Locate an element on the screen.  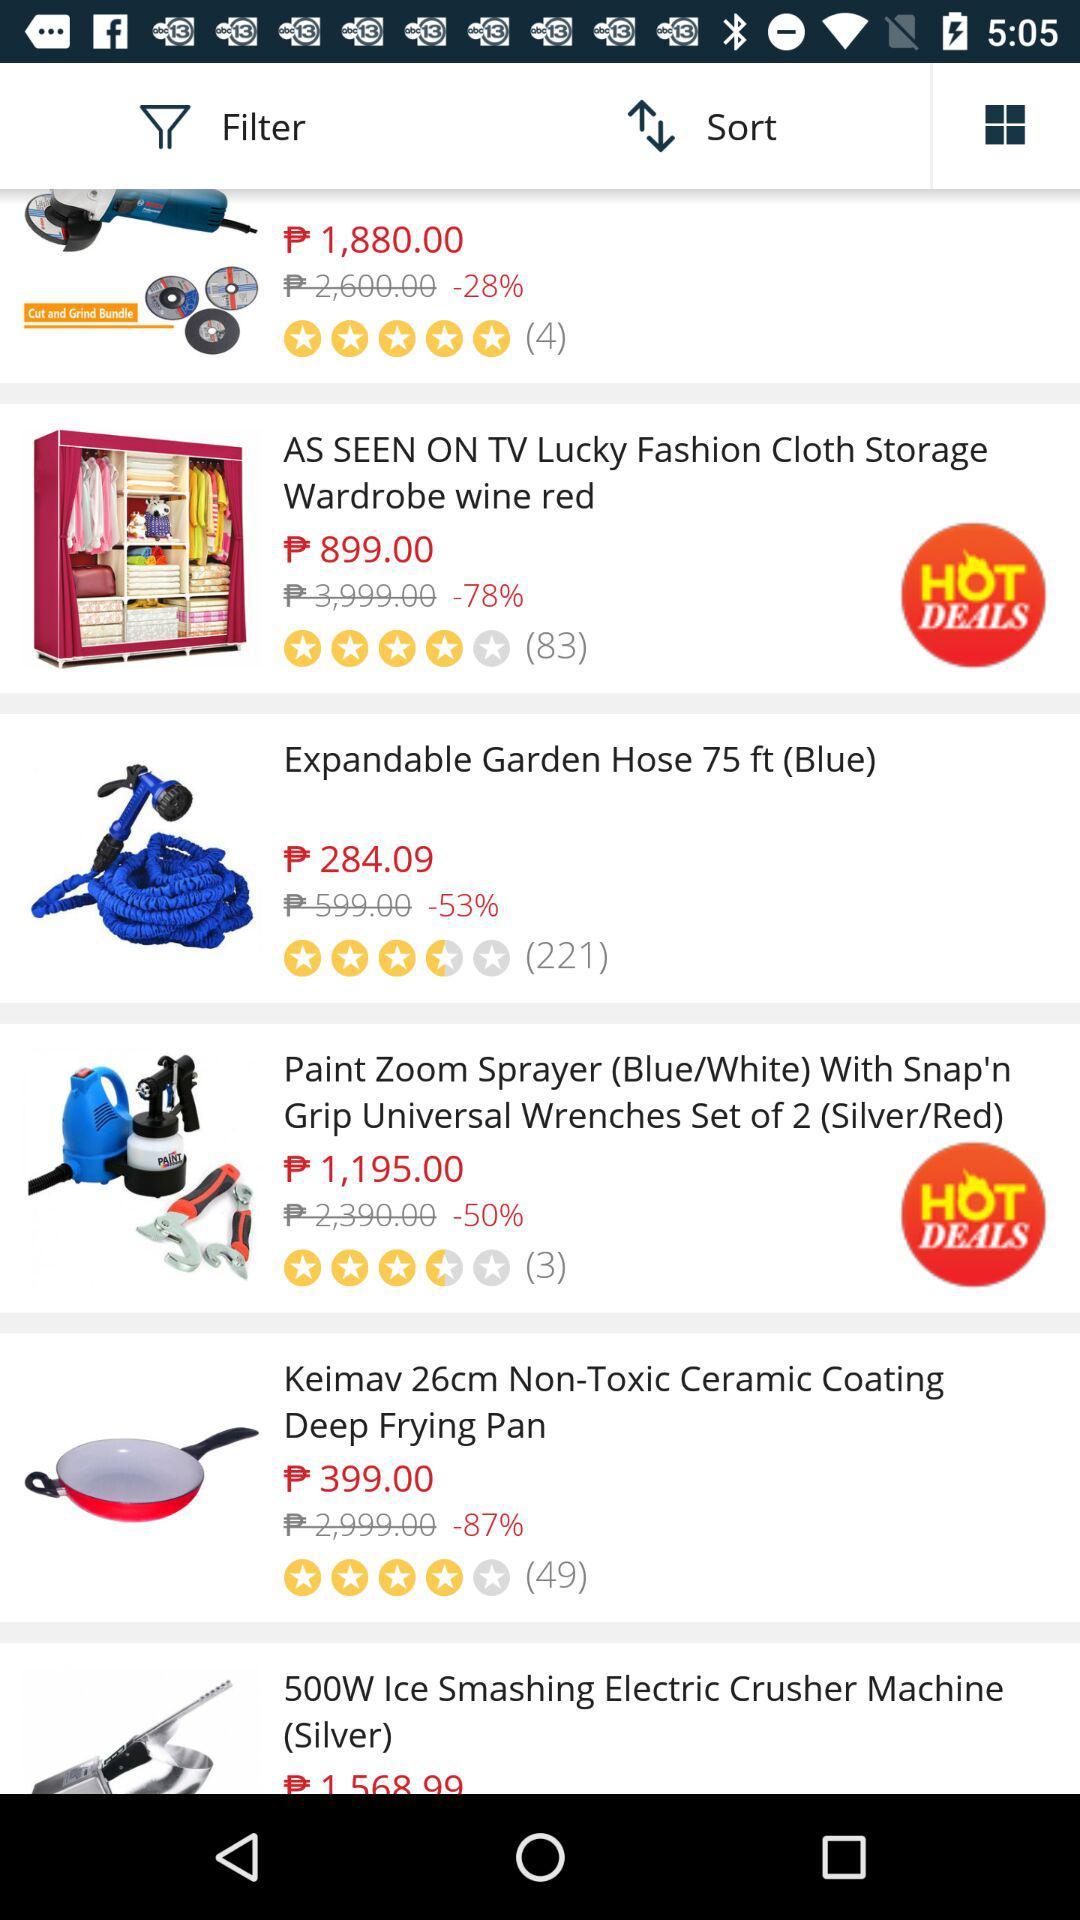
check menu is located at coordinates (1006, 124).